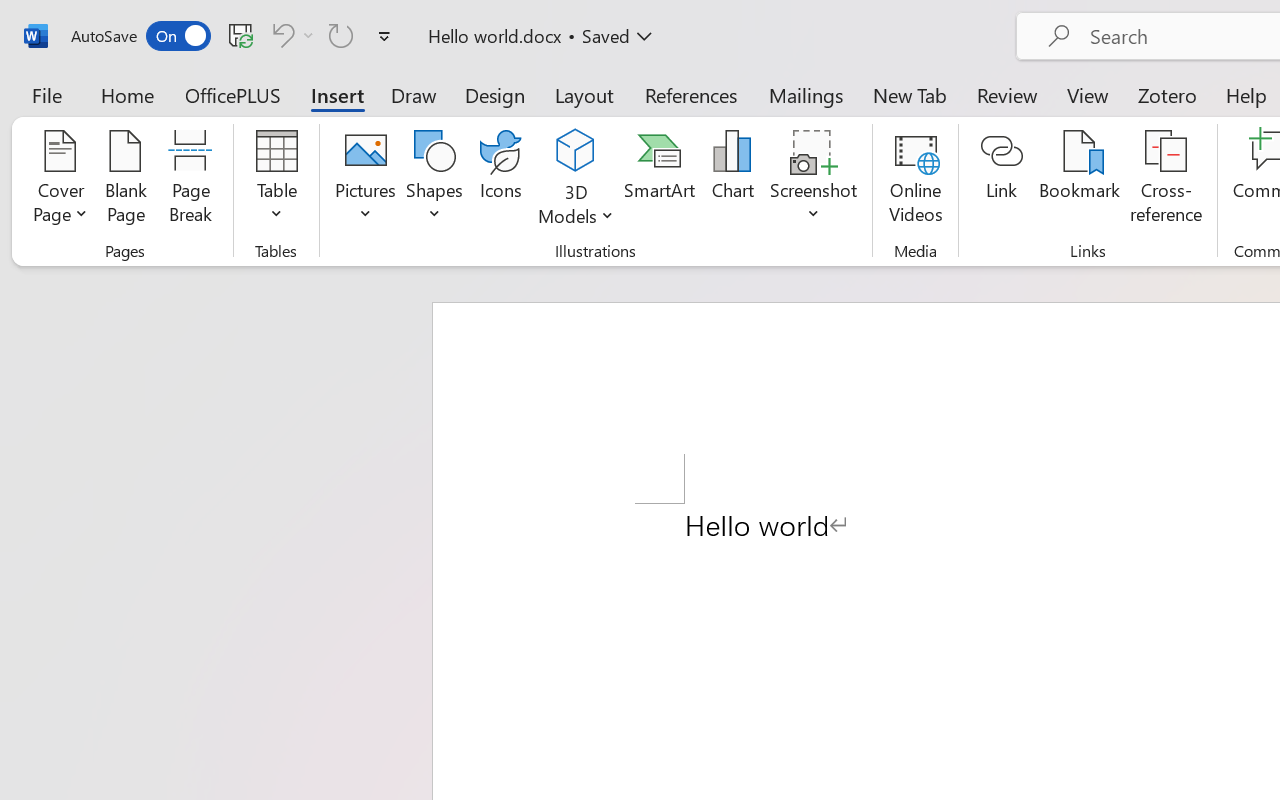  I want to click on 'Draw', so click(413, 94).